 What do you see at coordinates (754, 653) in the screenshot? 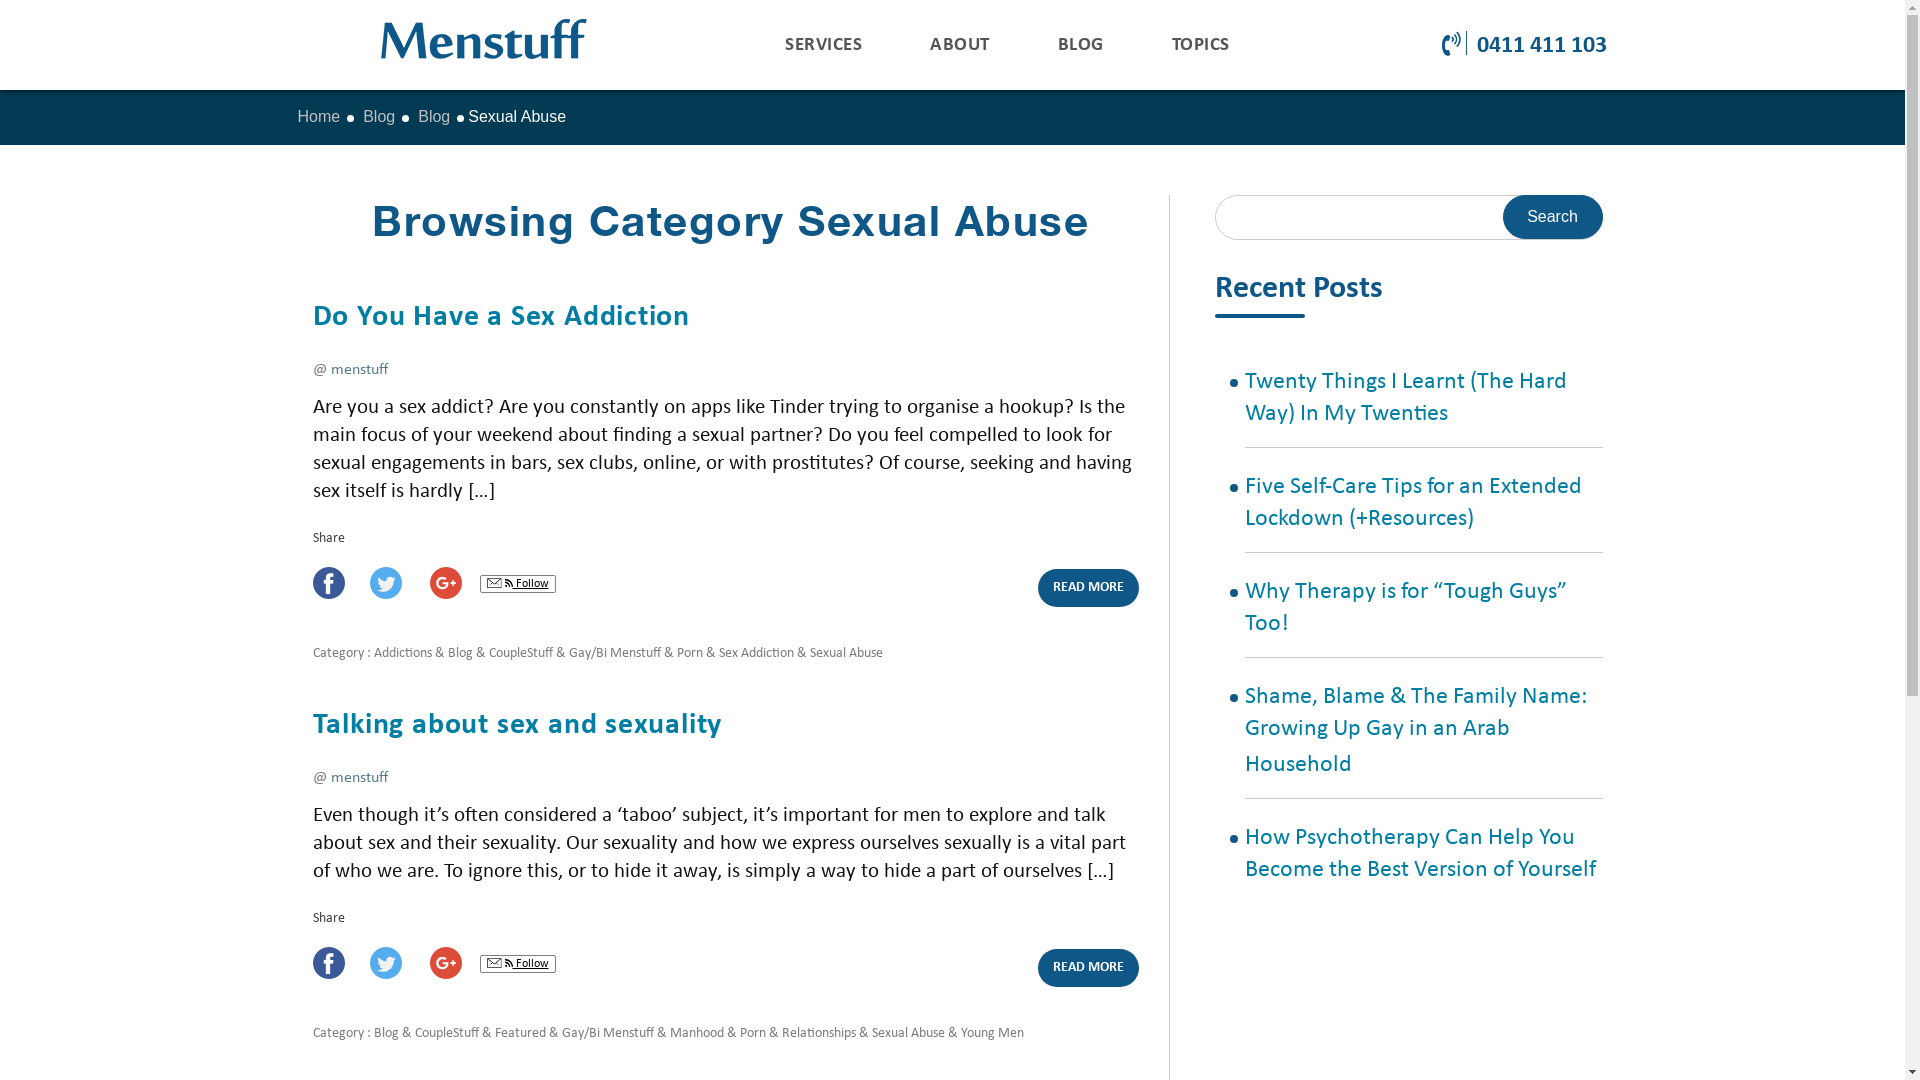
I see `'Sex Addiction'` at bounding box center [754, 653].